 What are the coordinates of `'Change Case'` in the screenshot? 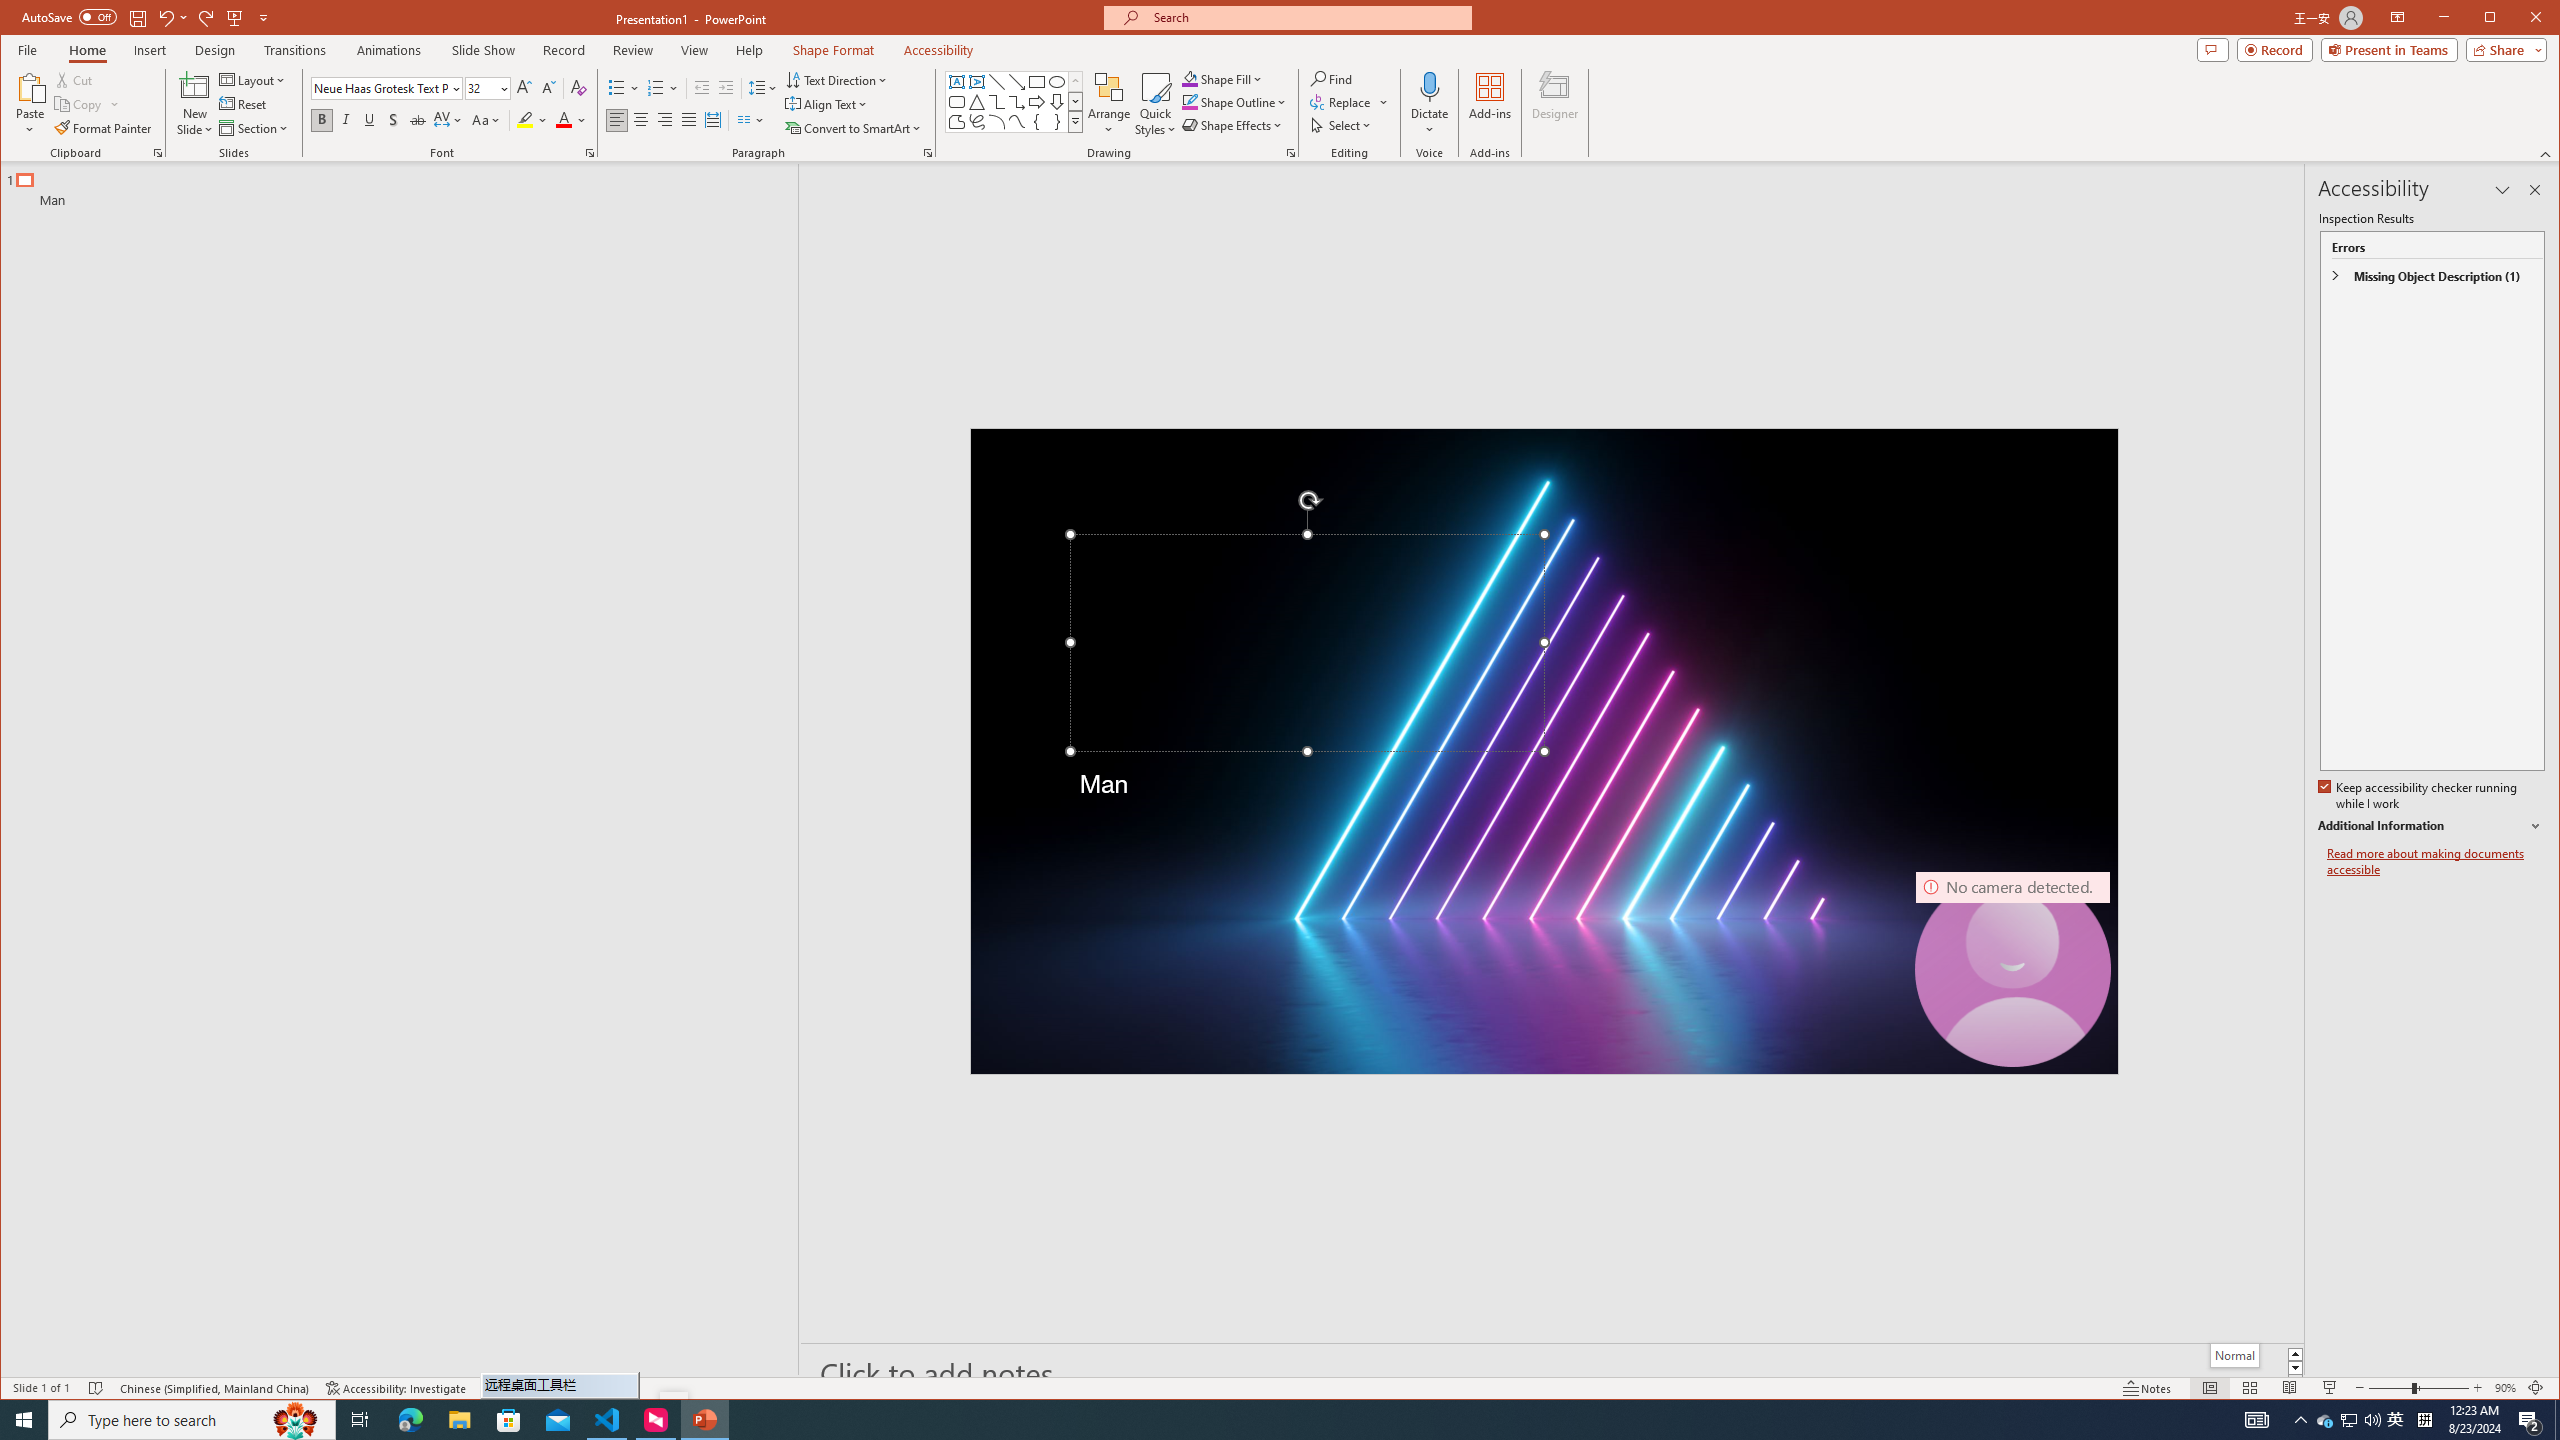 It's located at (485, 119).